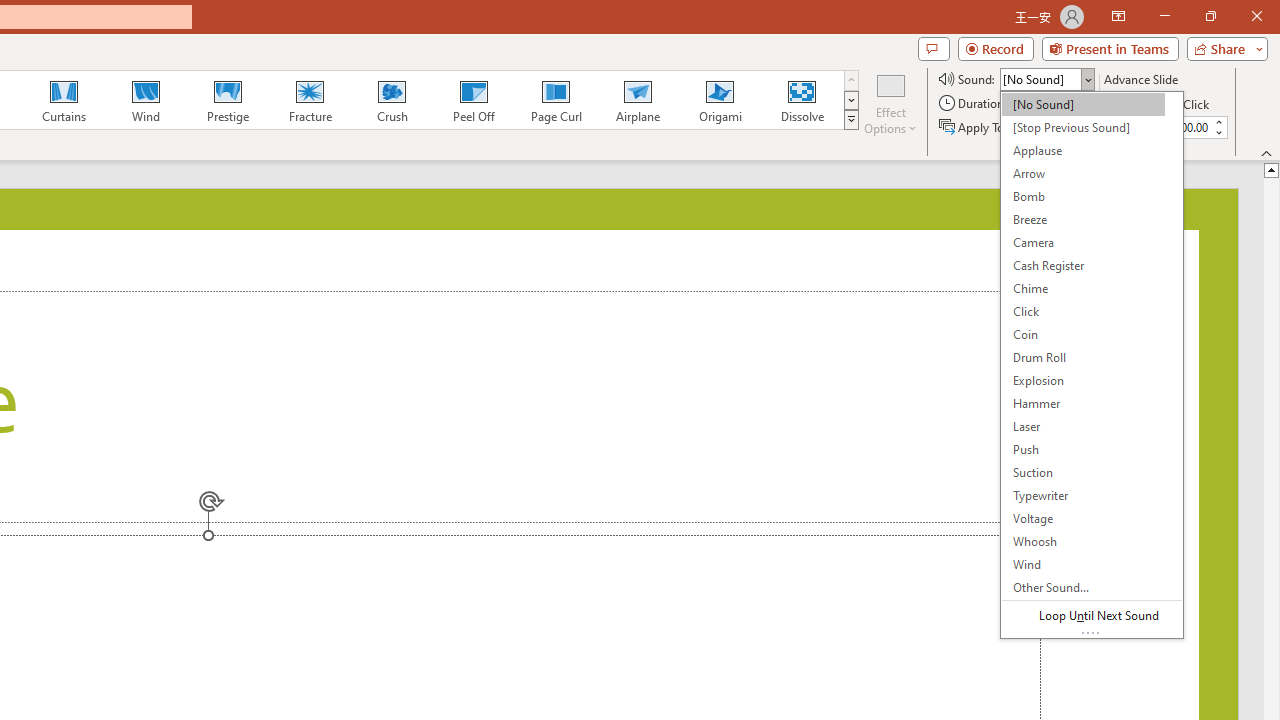 Image resolution: width=1280 pixels, height=720 pixels. What do you see at coordinates (391, 100) in the screenshot?
I see `'Crush'` at bounding box center [391, 100].